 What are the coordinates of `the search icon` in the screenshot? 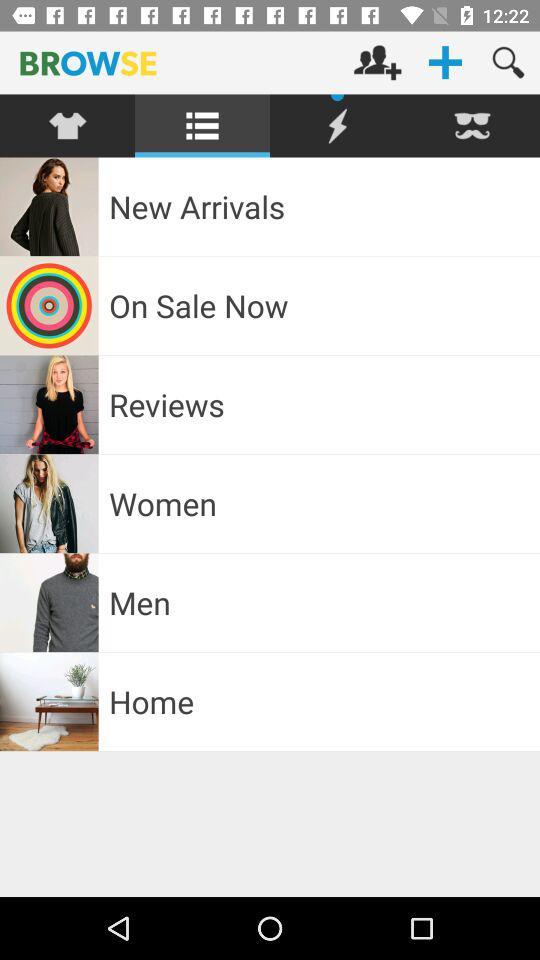 It's located at (508, 62).